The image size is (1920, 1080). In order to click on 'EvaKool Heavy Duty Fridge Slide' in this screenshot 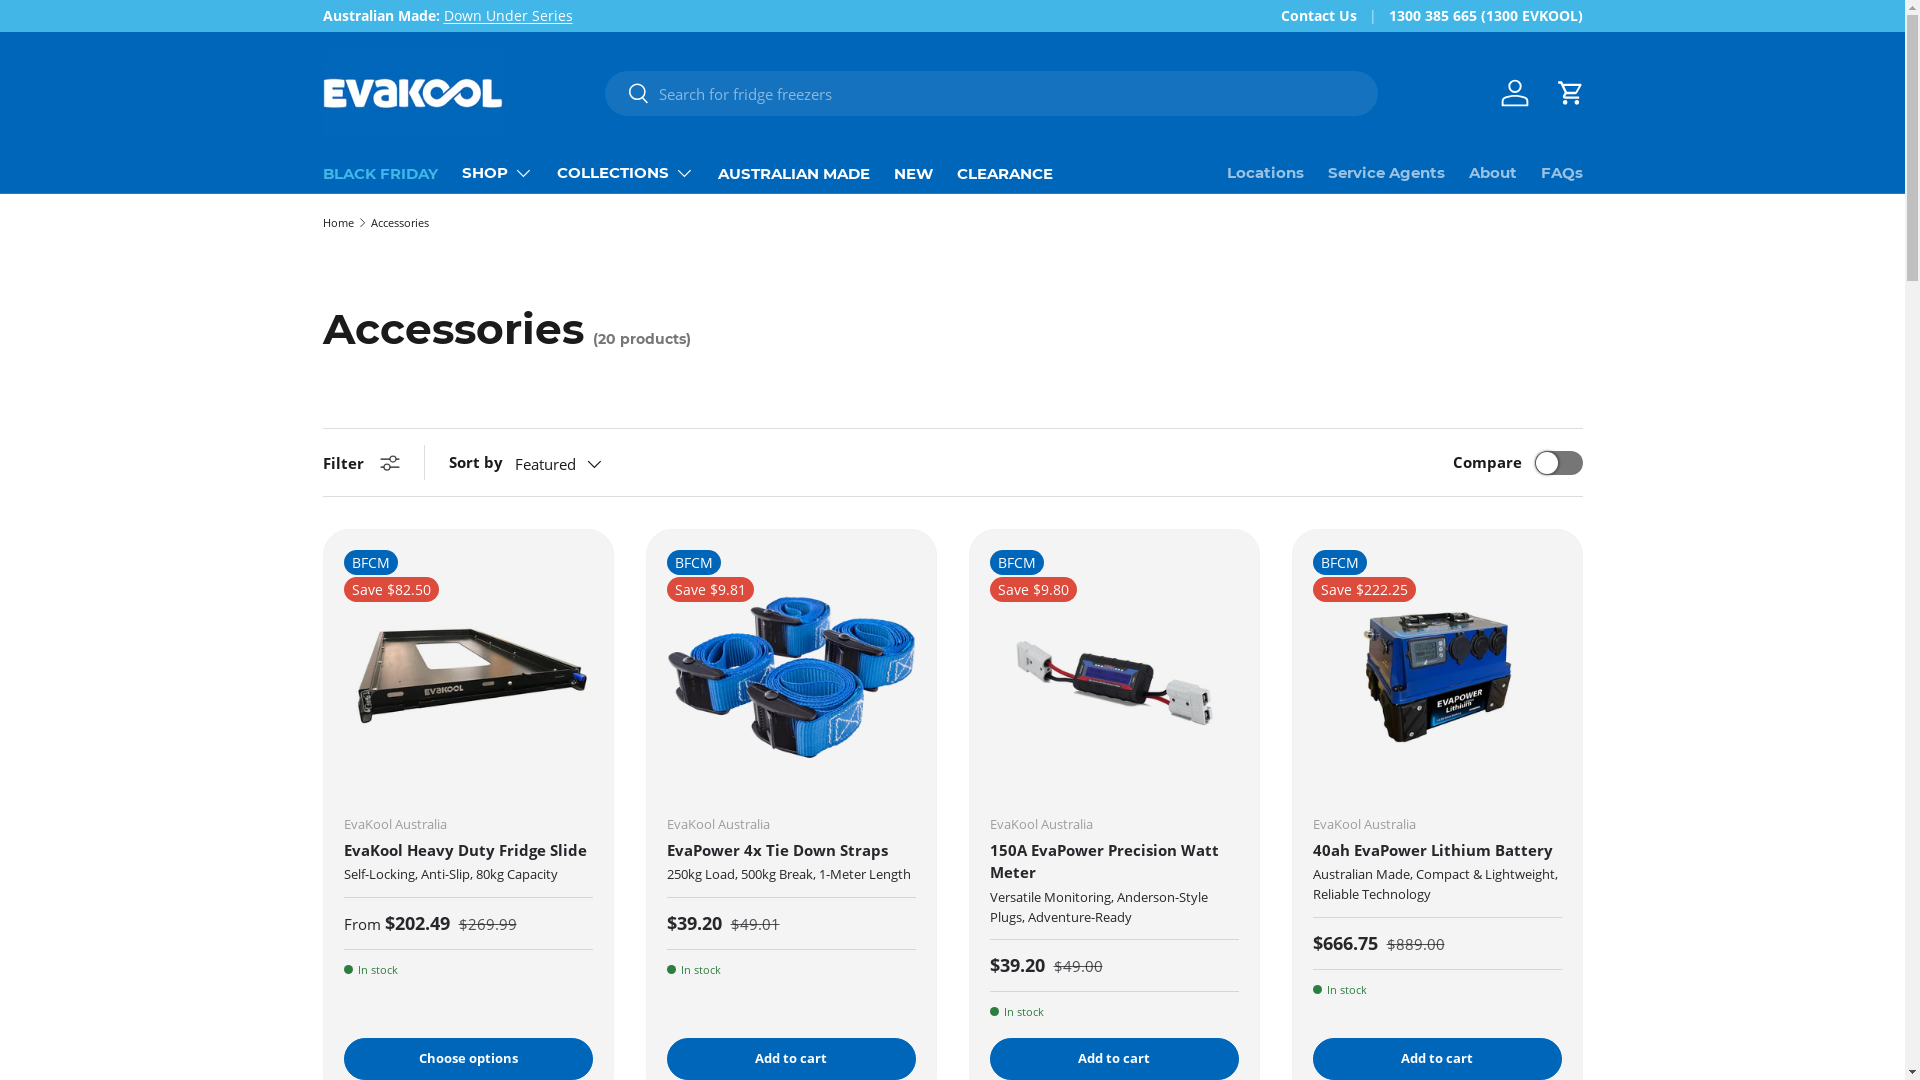, I will do `click(344, 849)`.